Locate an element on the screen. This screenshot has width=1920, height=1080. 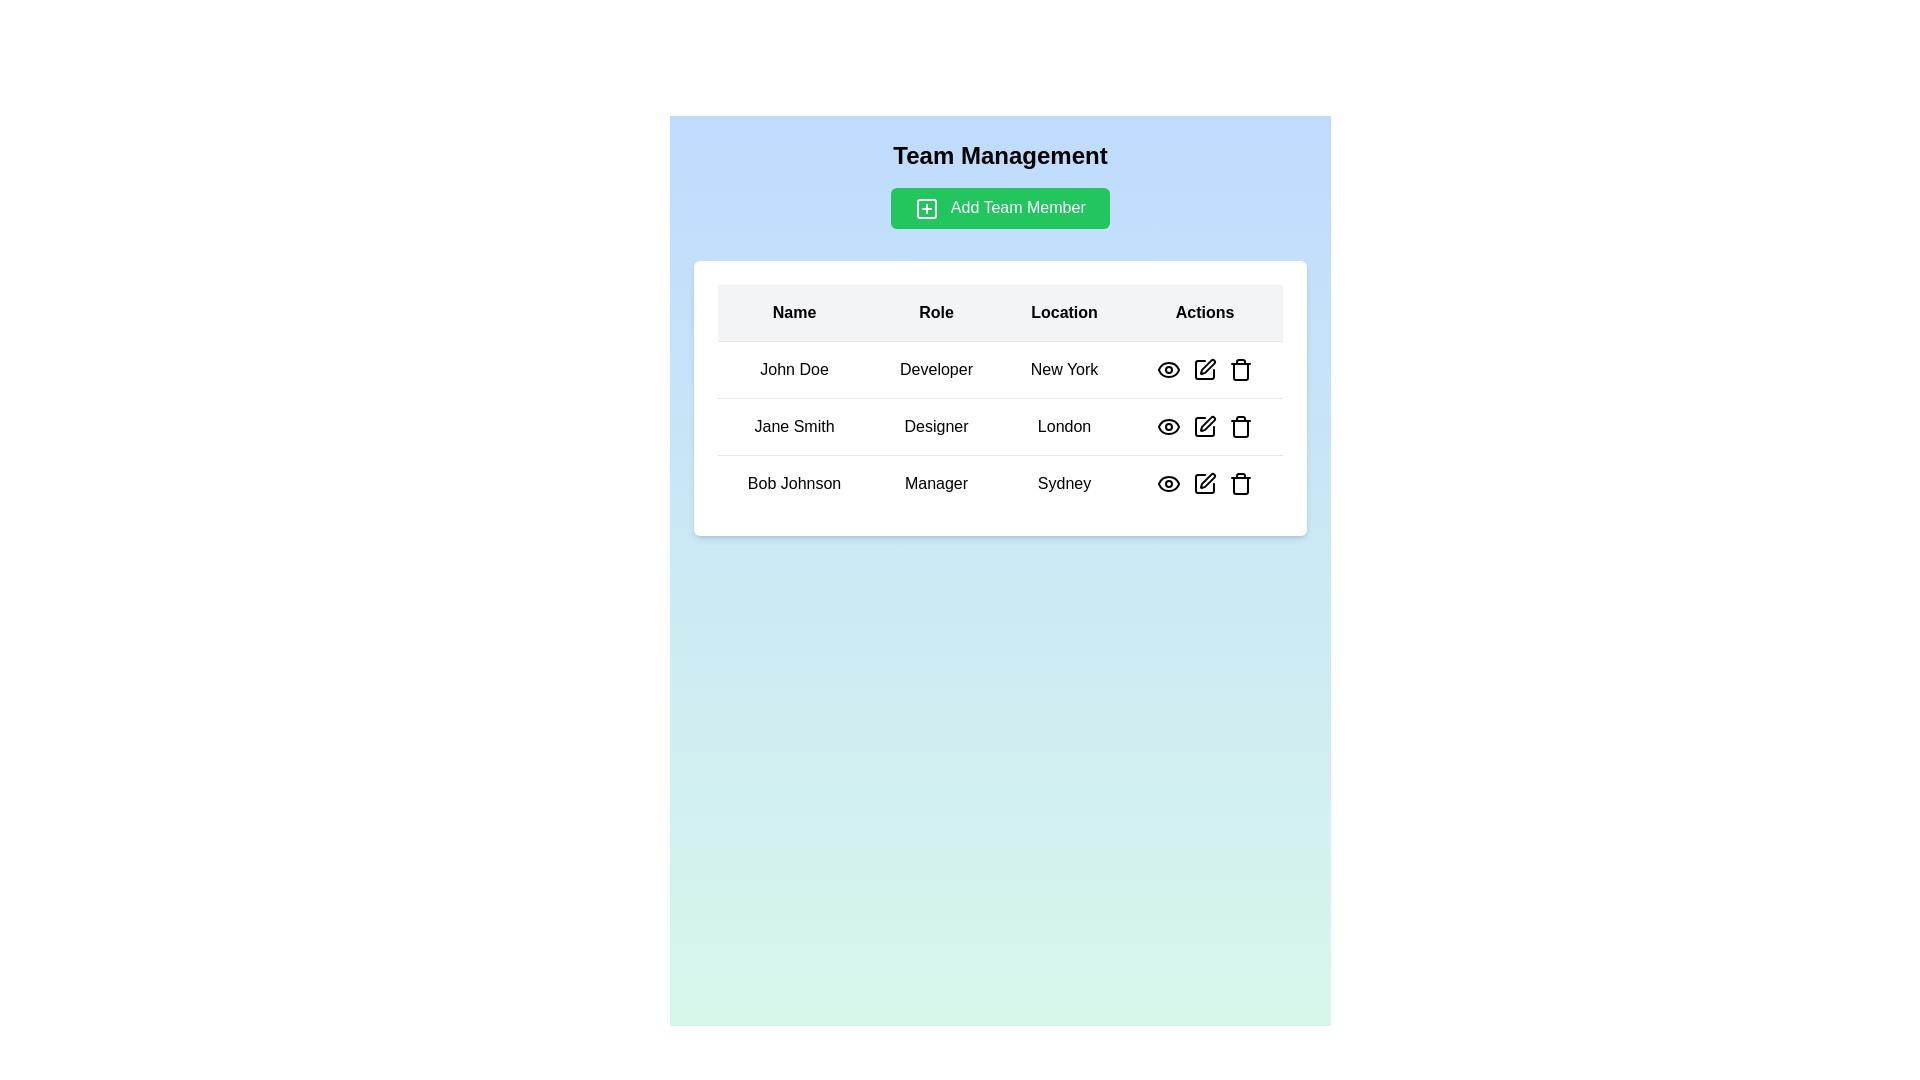
the text label displaying 'London' associated with 'Jane Smith' in the second row of the 'Location' column in the tabular data is located at coordinates (1063, 425).